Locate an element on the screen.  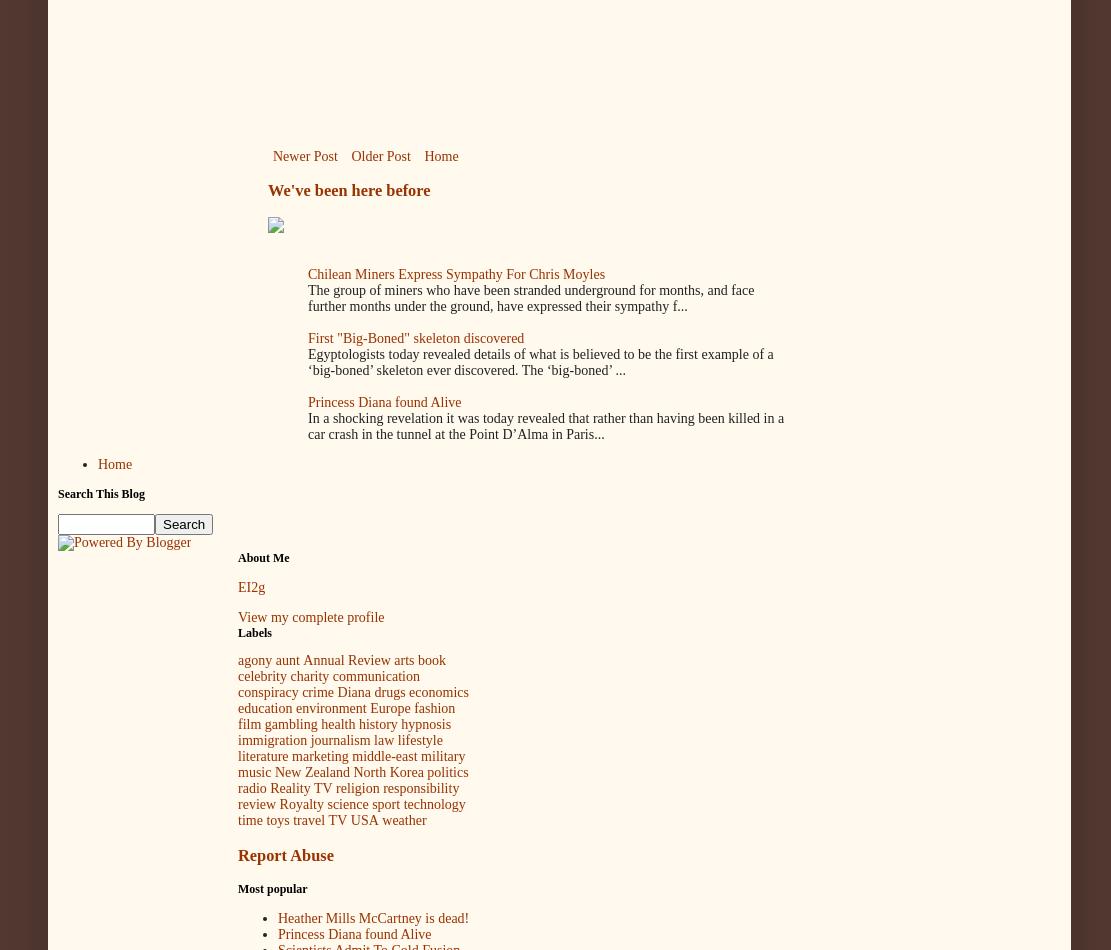
'New Zealand' is located at coordinates (310, 771).